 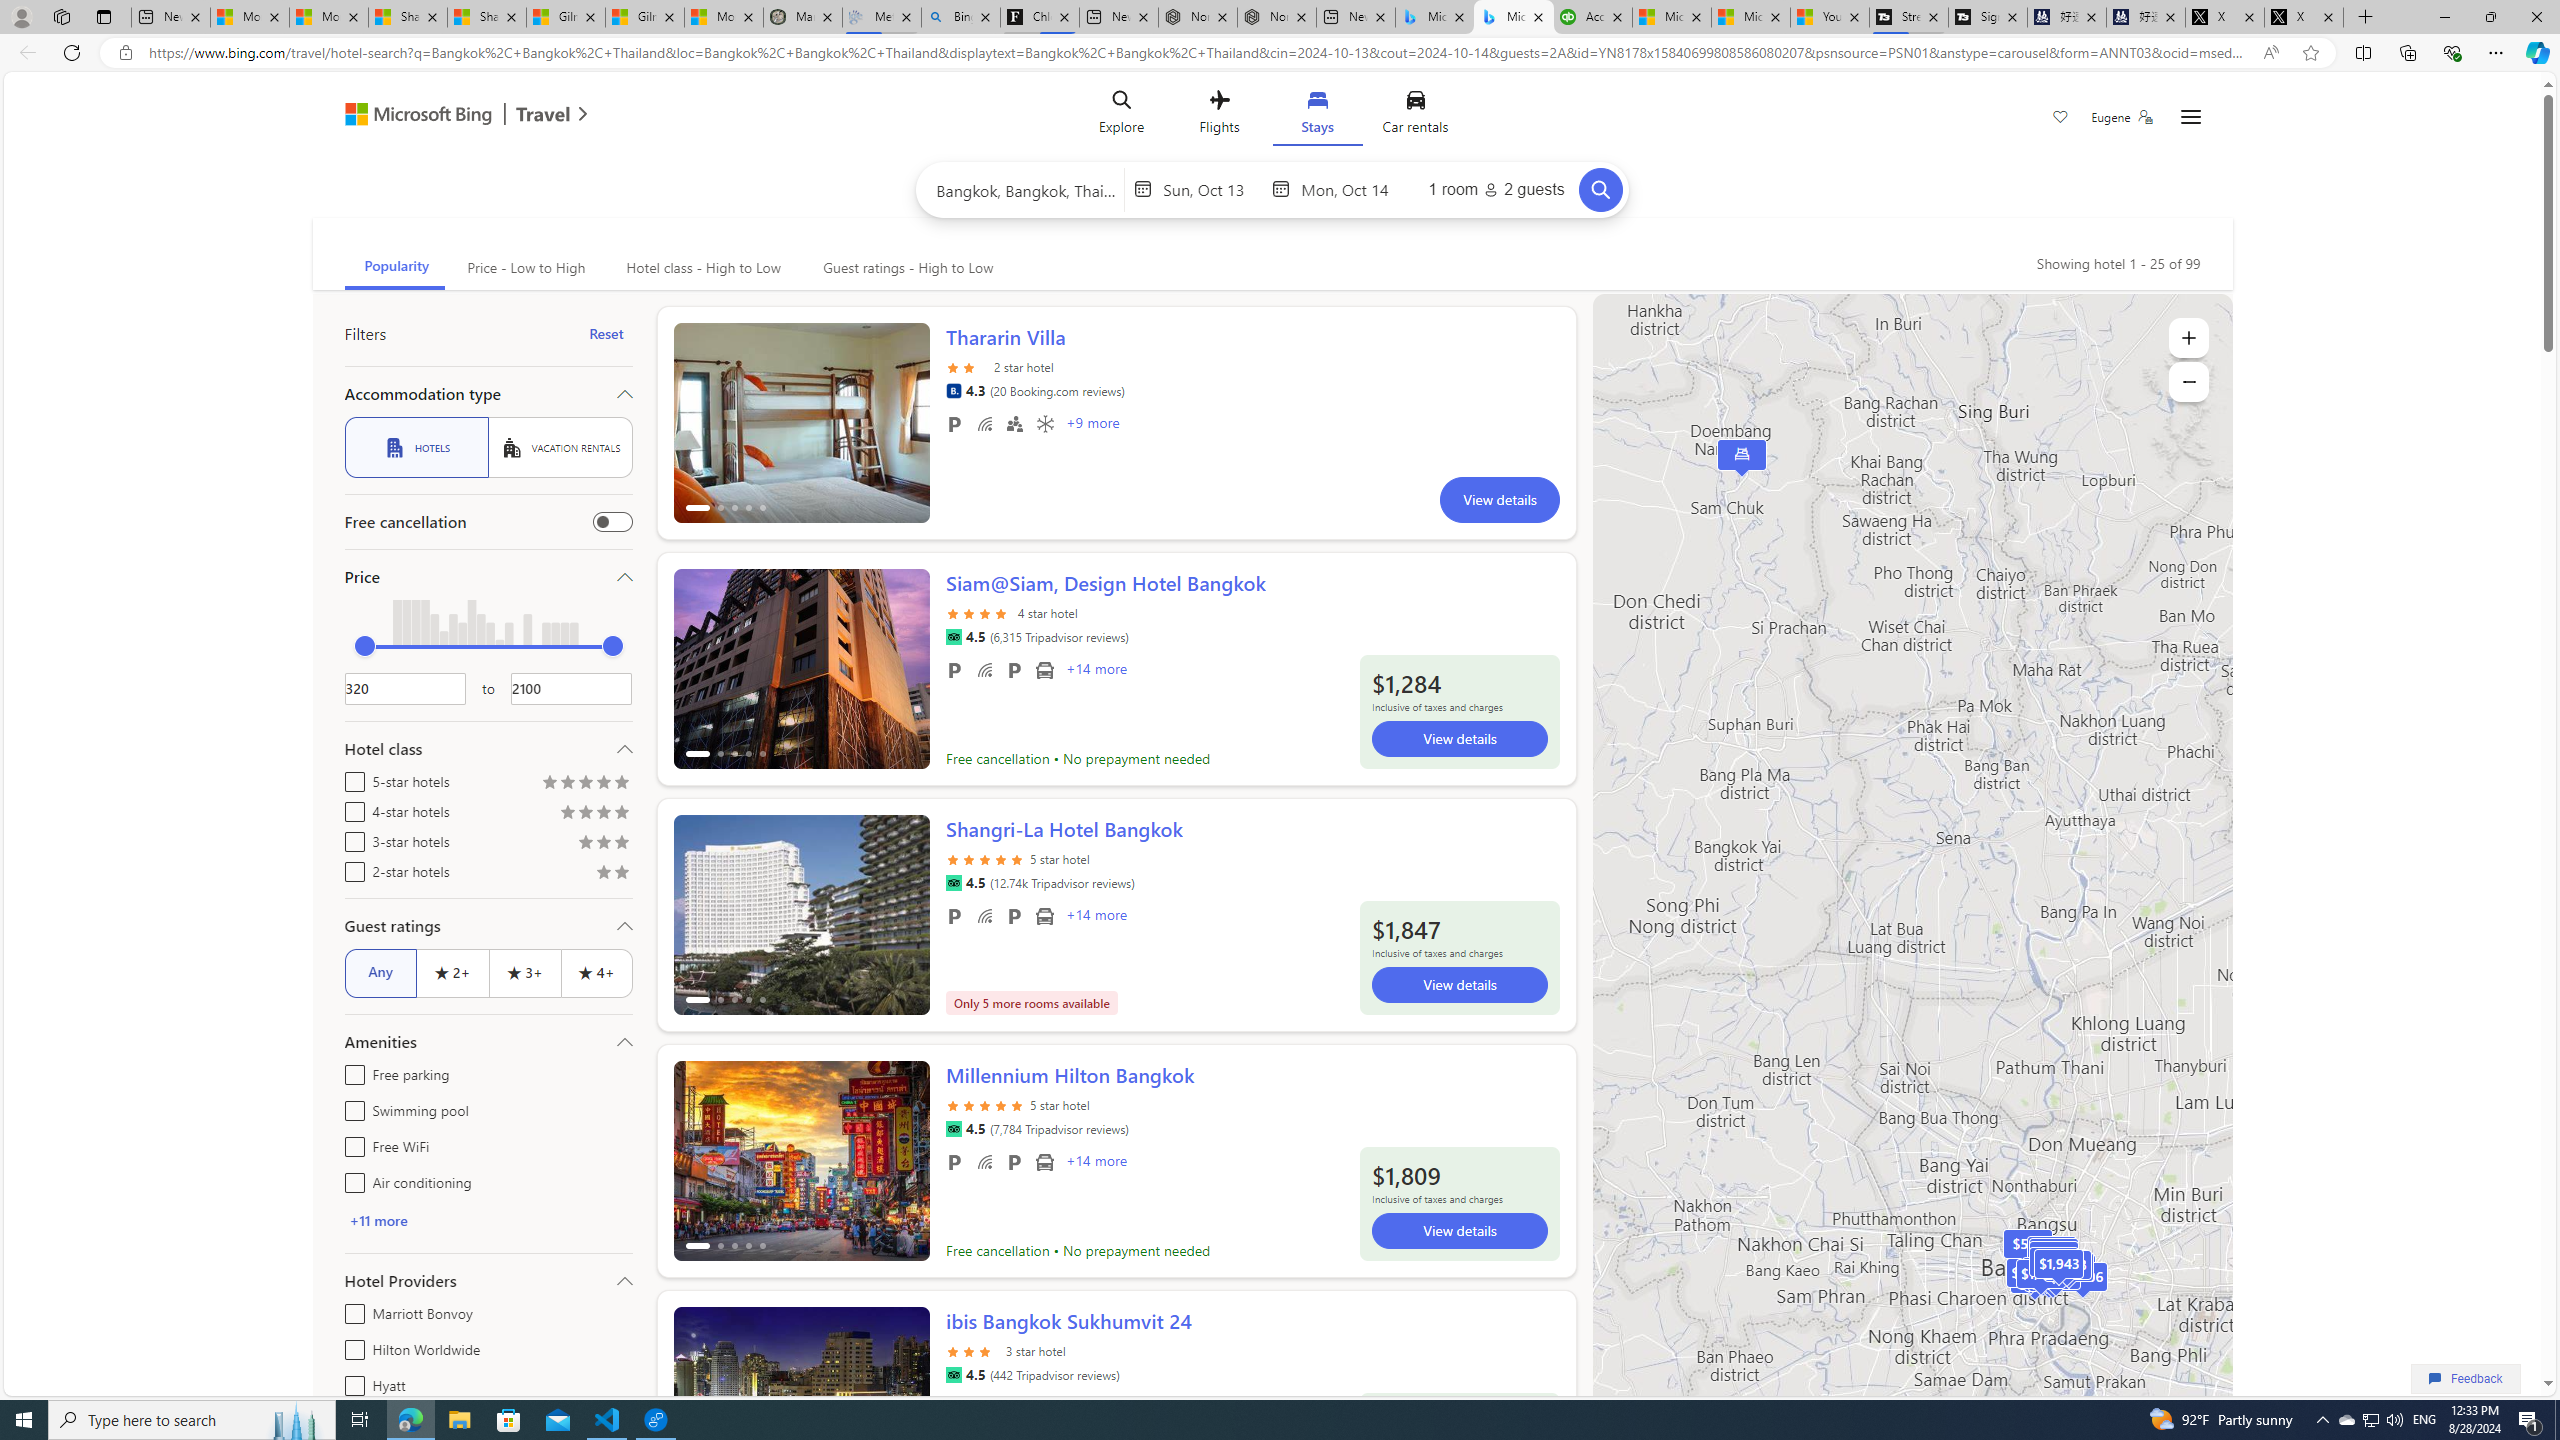 What do you see at coordinates (486, 1041) in the screenshot?
I see `'Amenities'` at bounding box center [486, 1041].